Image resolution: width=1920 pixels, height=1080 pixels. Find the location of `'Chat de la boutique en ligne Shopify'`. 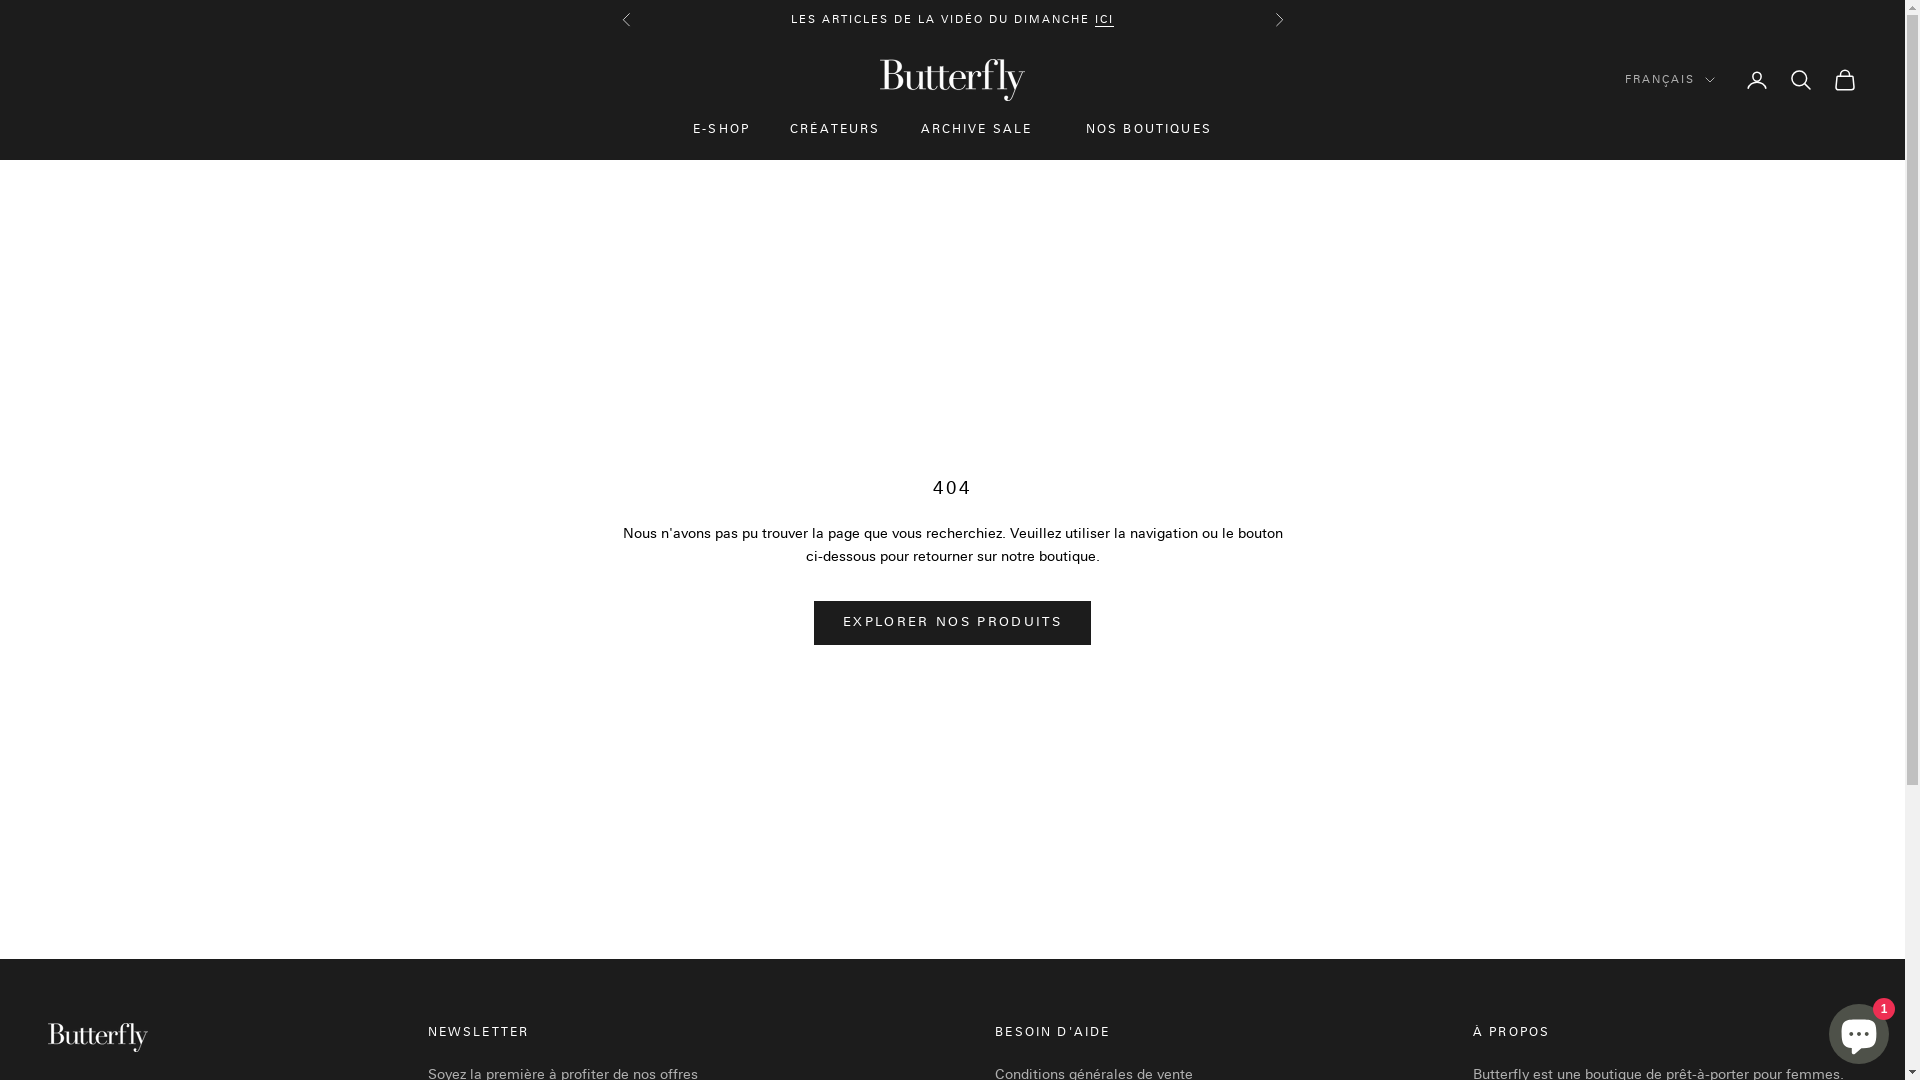

'Chat de la boutique en ligne Shopify' is located at coordinates (1857, 1029).